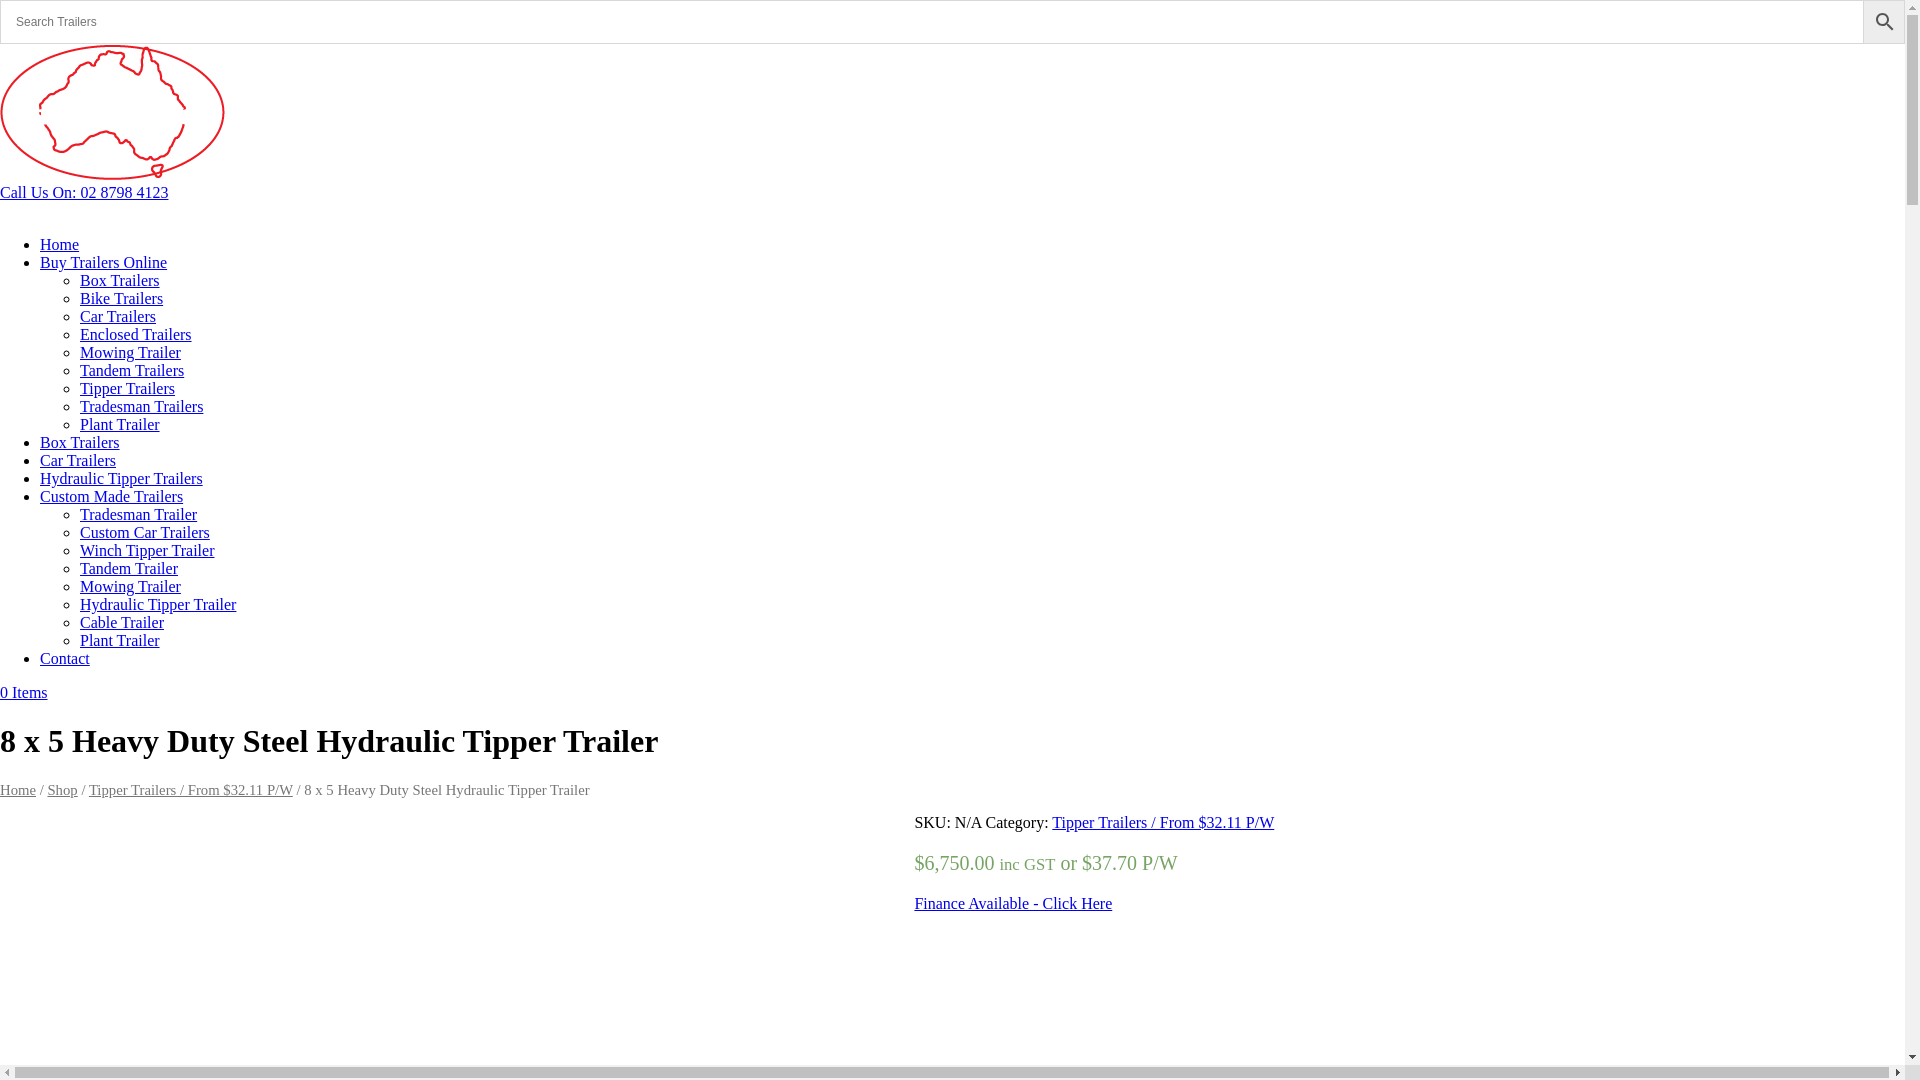 The image size is (1920, 1080). I want to click on 'Car Trailers', so click(77, 460).